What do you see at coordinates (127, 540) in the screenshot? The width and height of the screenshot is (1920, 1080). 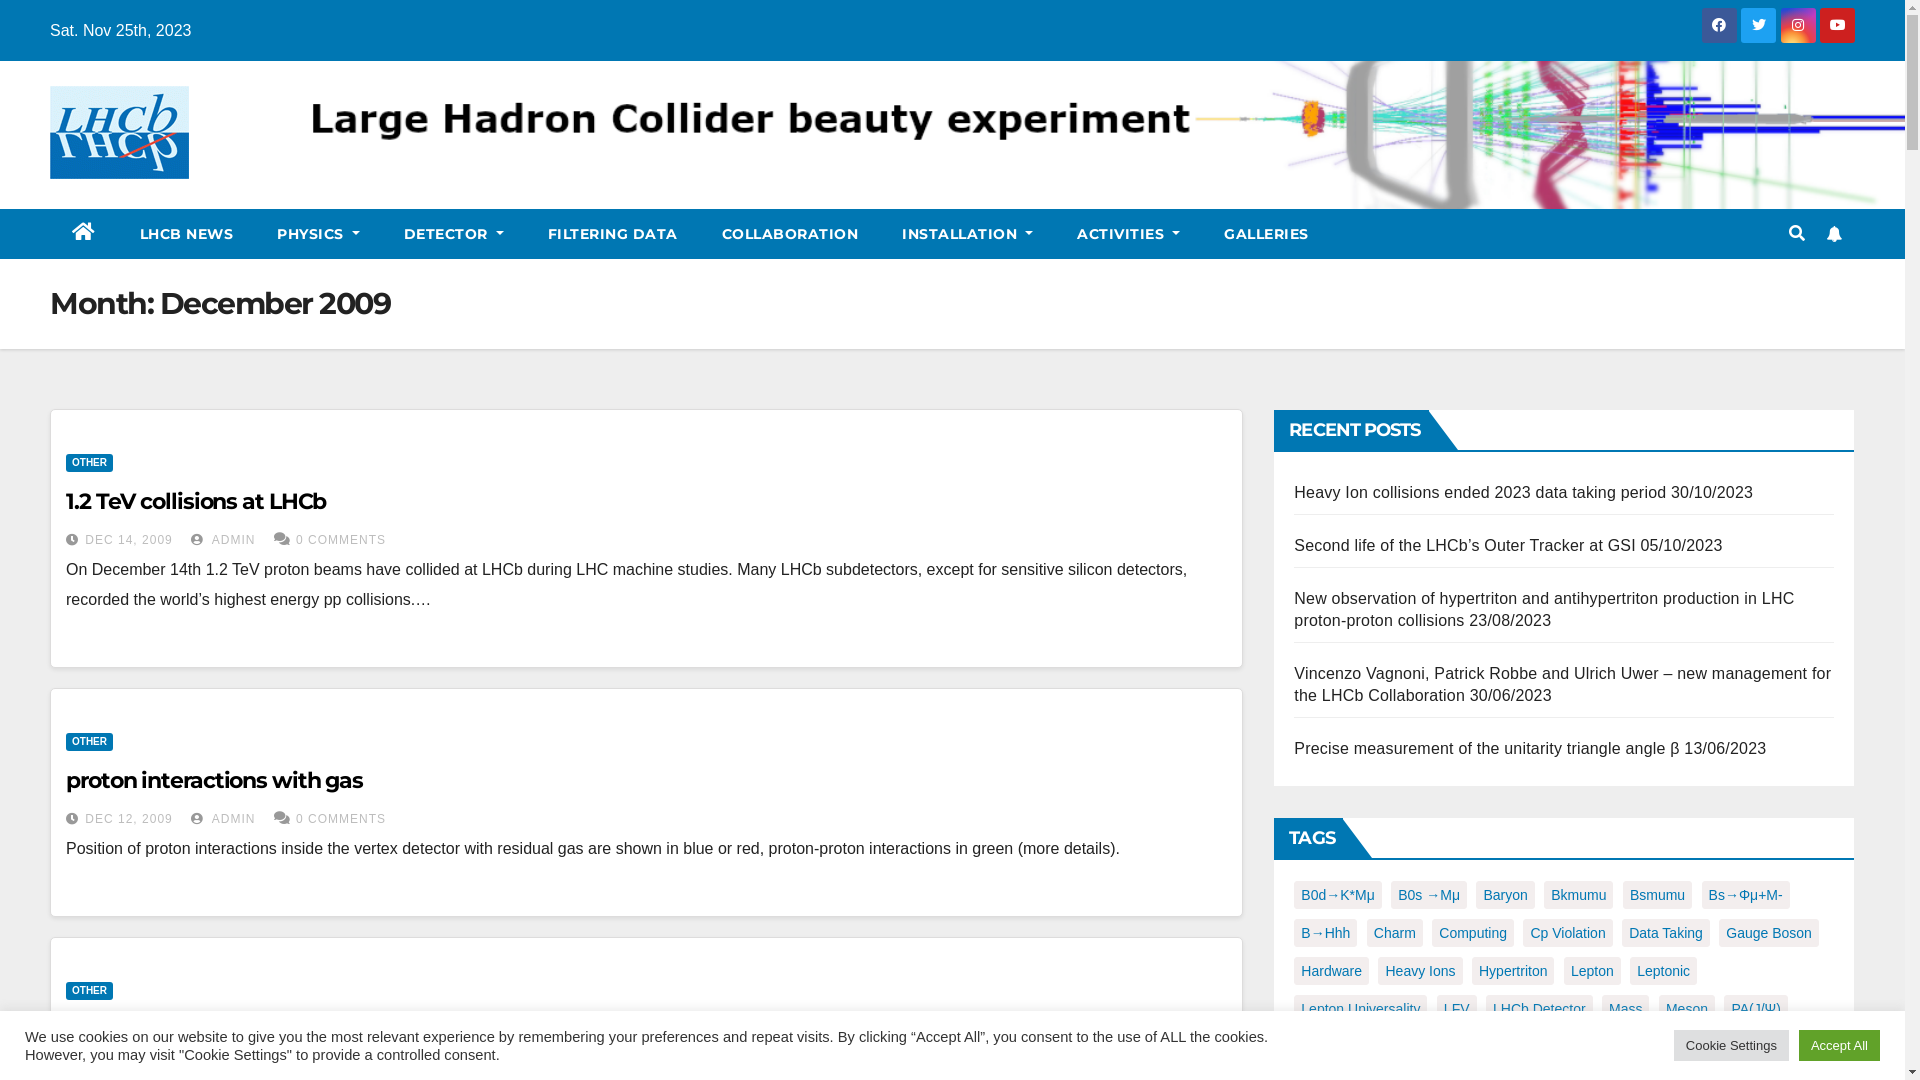 I see `'DEC 14, 2009'` at bounding box center [127, 540].